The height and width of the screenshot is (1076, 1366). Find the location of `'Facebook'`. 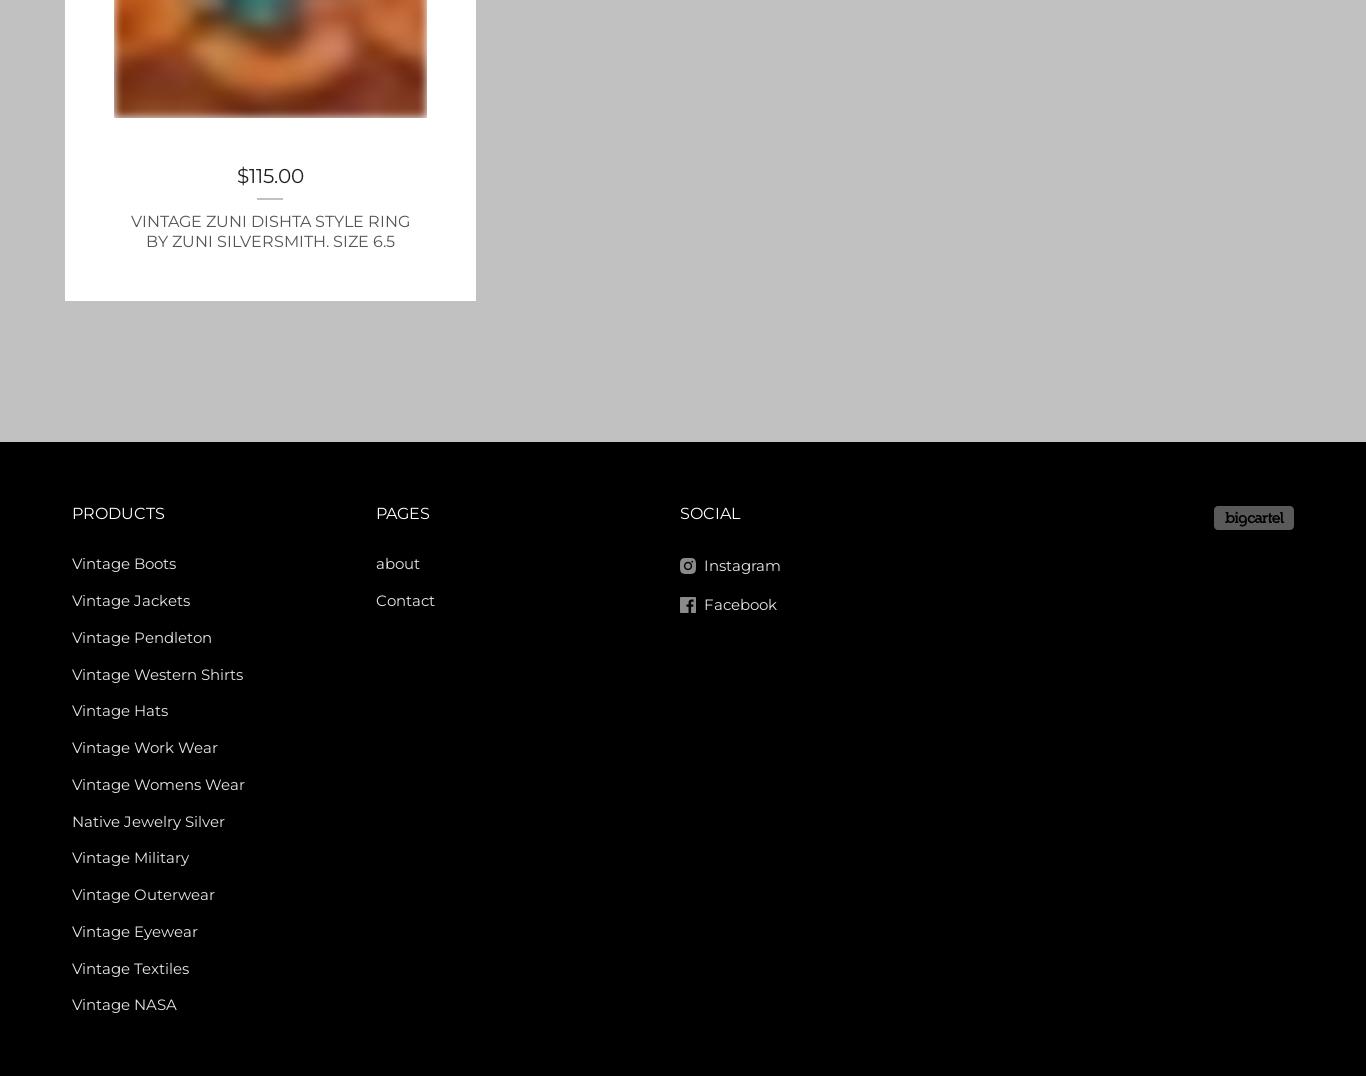

'Facebook' is located at coordinates (740, 604).